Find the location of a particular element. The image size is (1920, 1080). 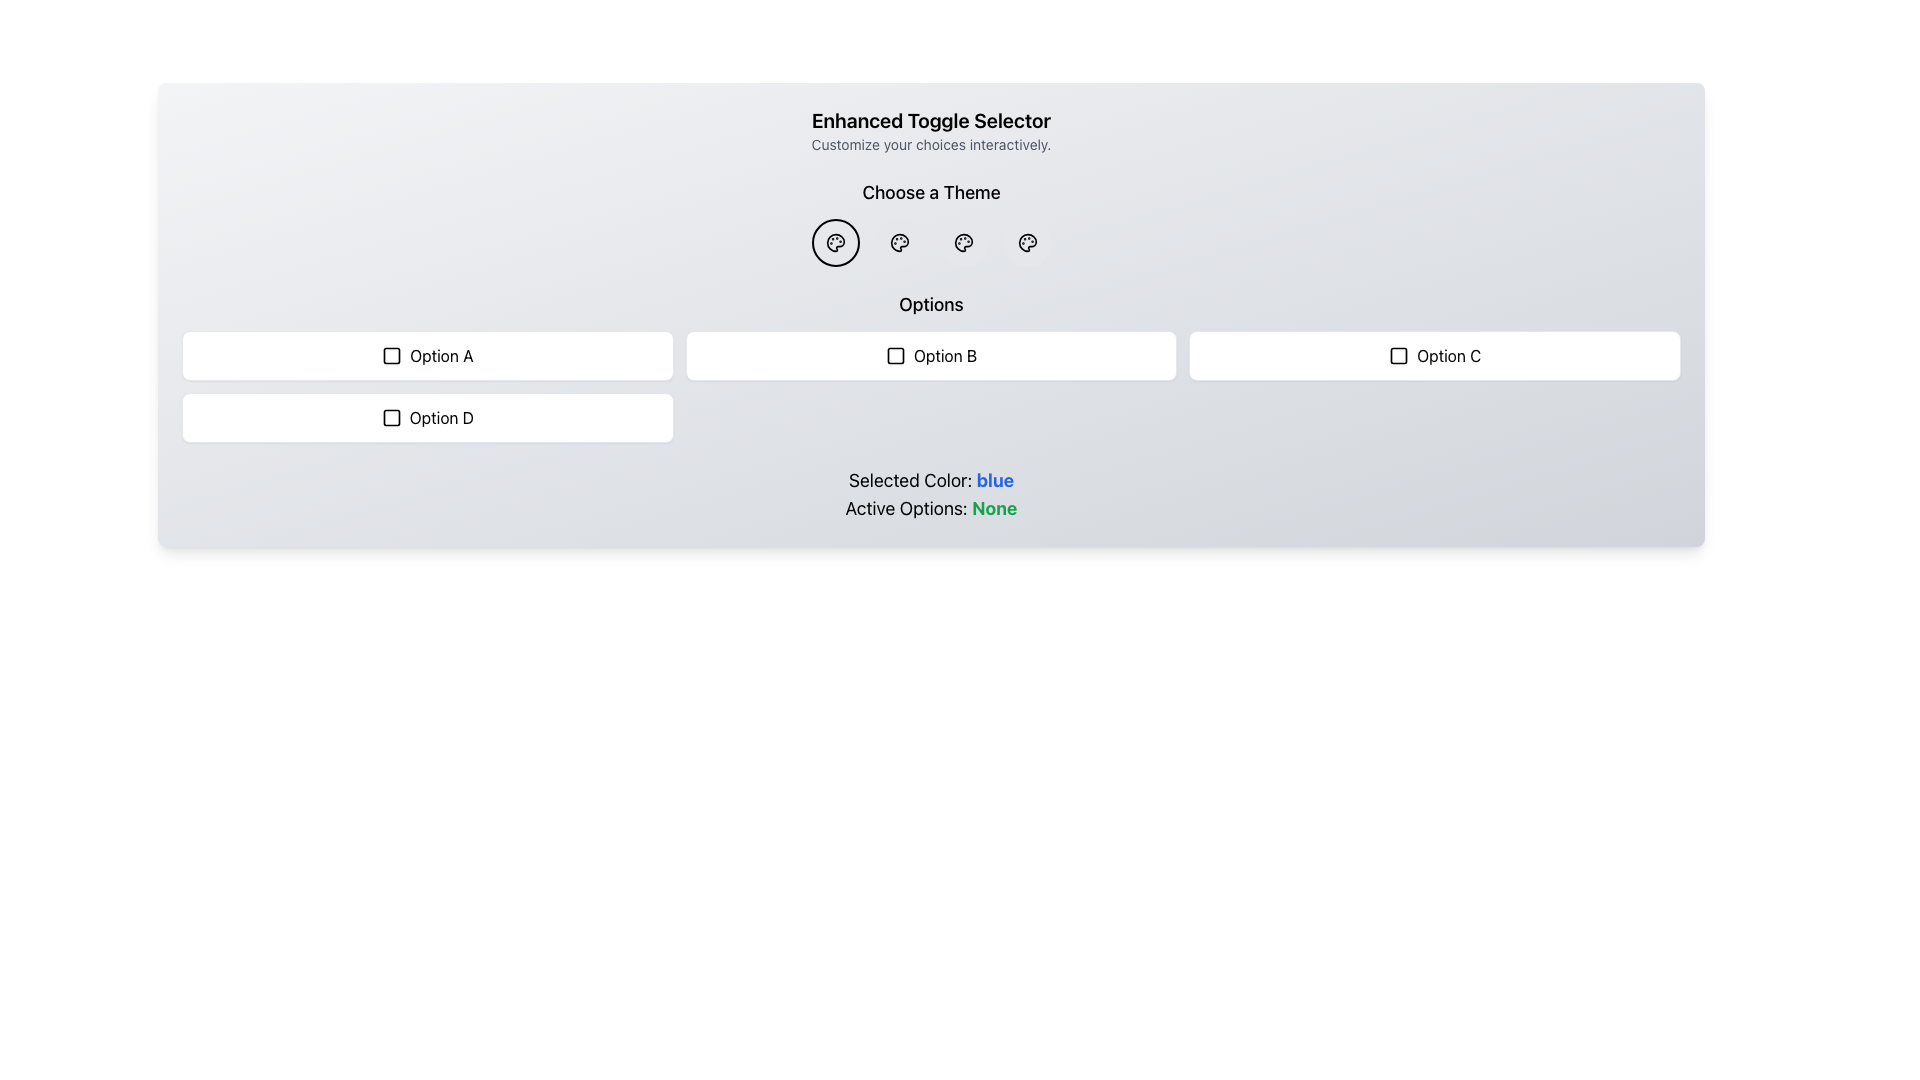

the fourth selectable icon in the 'Choose a Theme' section to interact with the theme options is located at coordinates (1027, 242).